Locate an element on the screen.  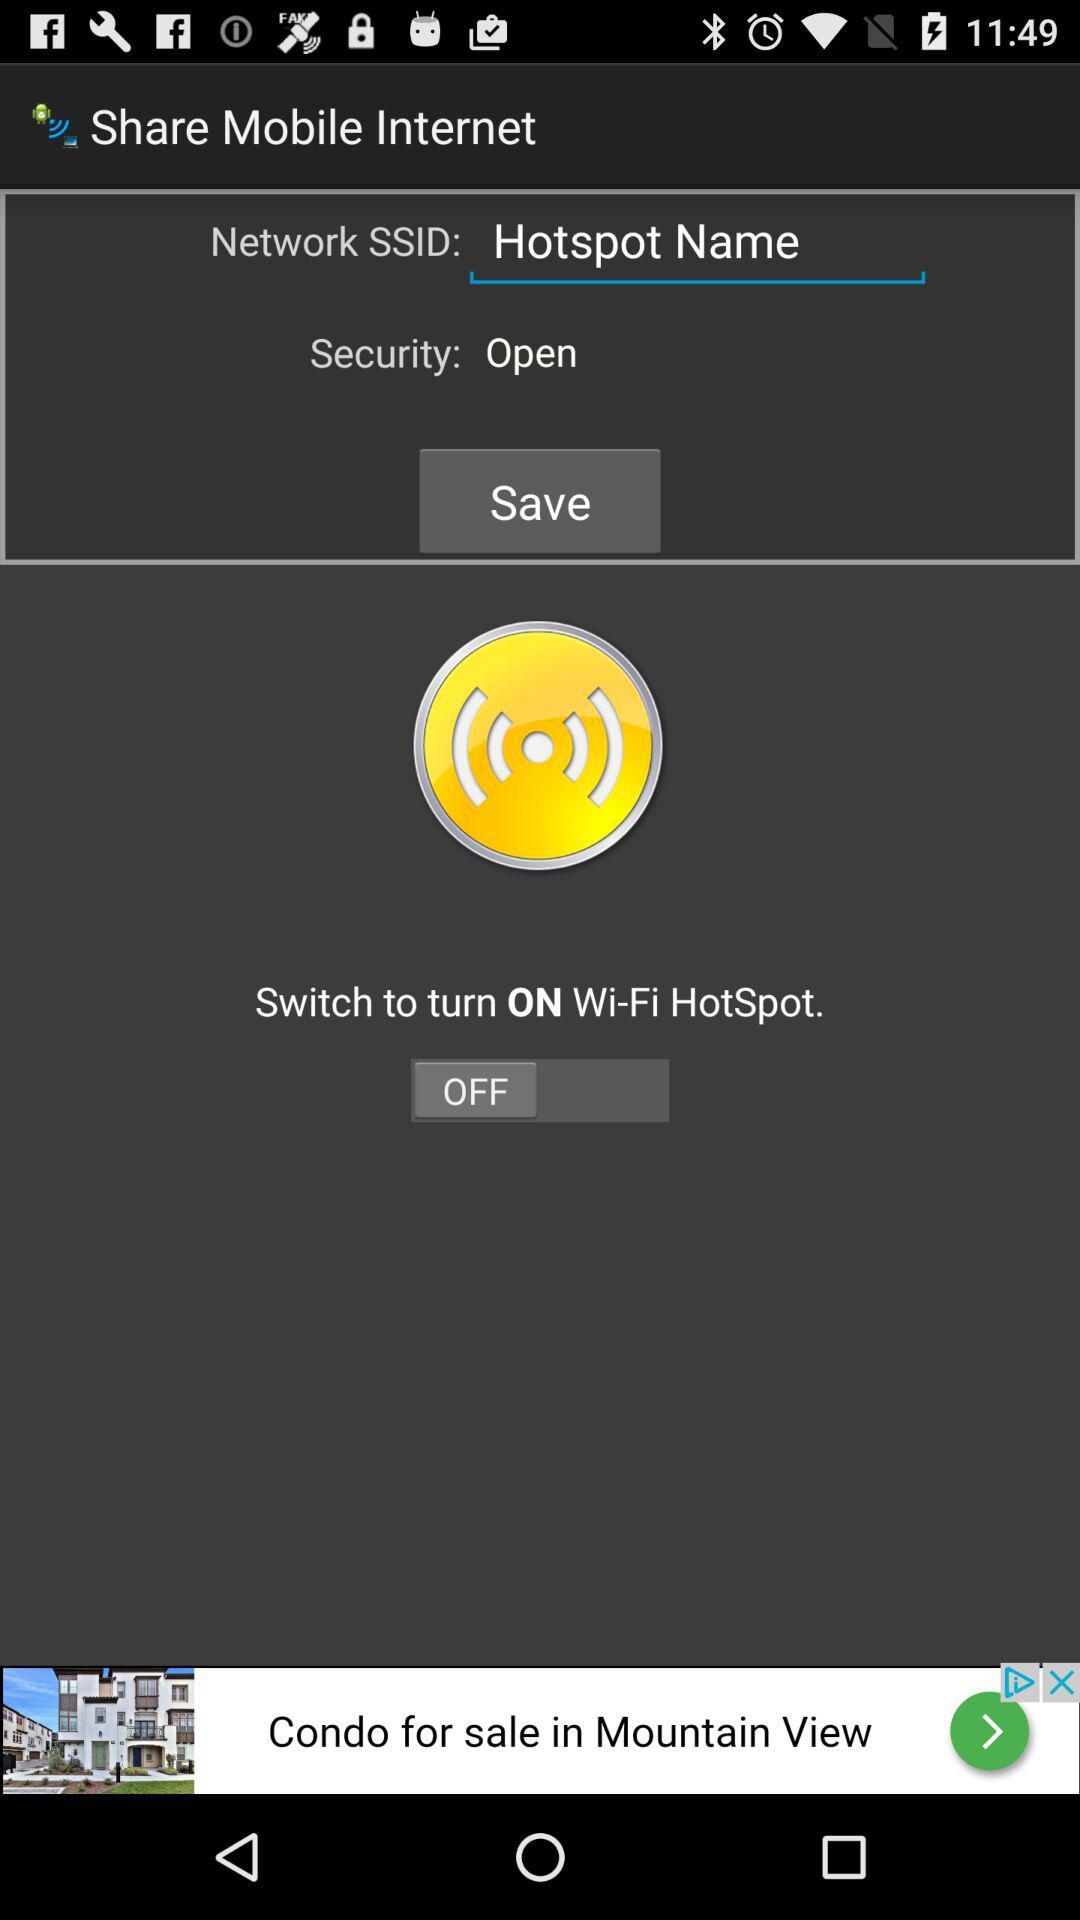
sound recorter is located at coordinates (540, 1727).